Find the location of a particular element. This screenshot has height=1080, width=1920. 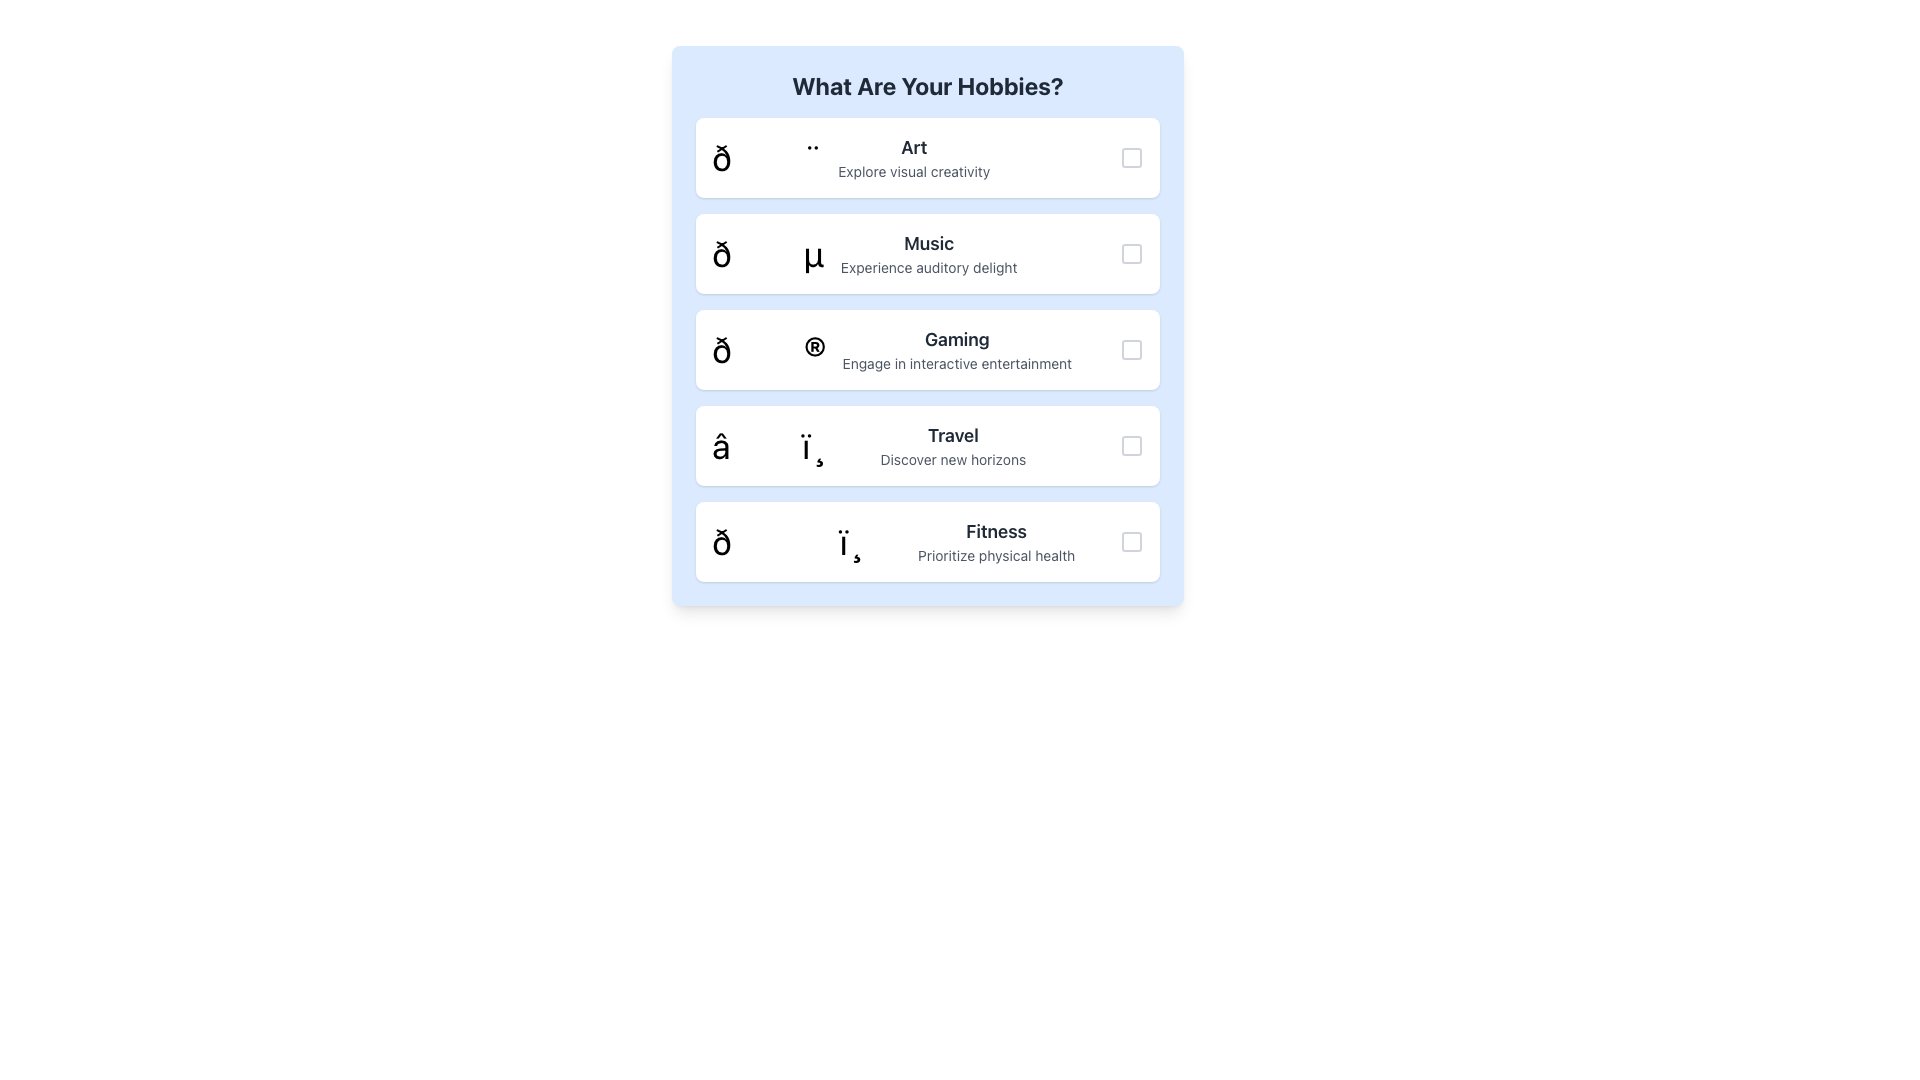

the small square SVG graphic element with rounded corners located in the 'Gaming' row of the hobbies form is located at coordinates (1132, 349).